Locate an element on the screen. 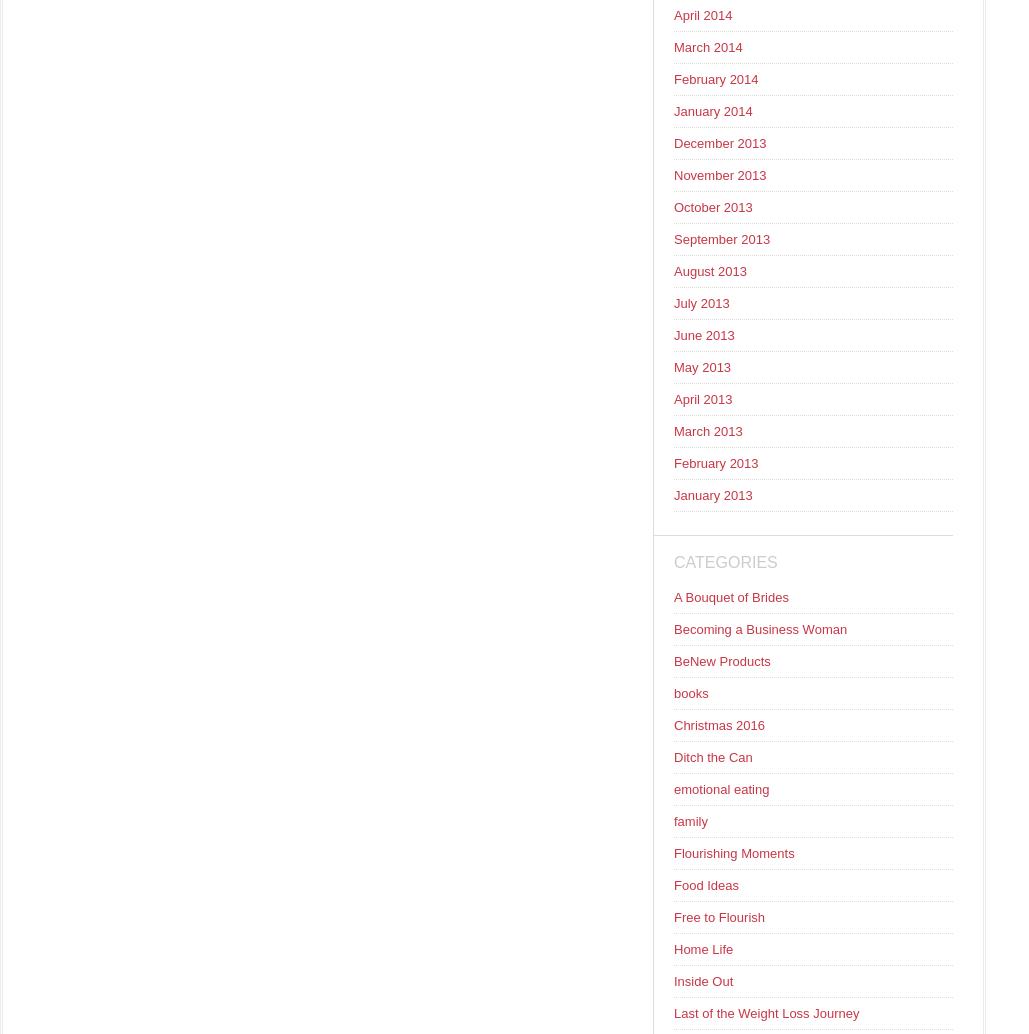 The image size is (1029, 1034). 'books' is located at coordinates (689, 693).